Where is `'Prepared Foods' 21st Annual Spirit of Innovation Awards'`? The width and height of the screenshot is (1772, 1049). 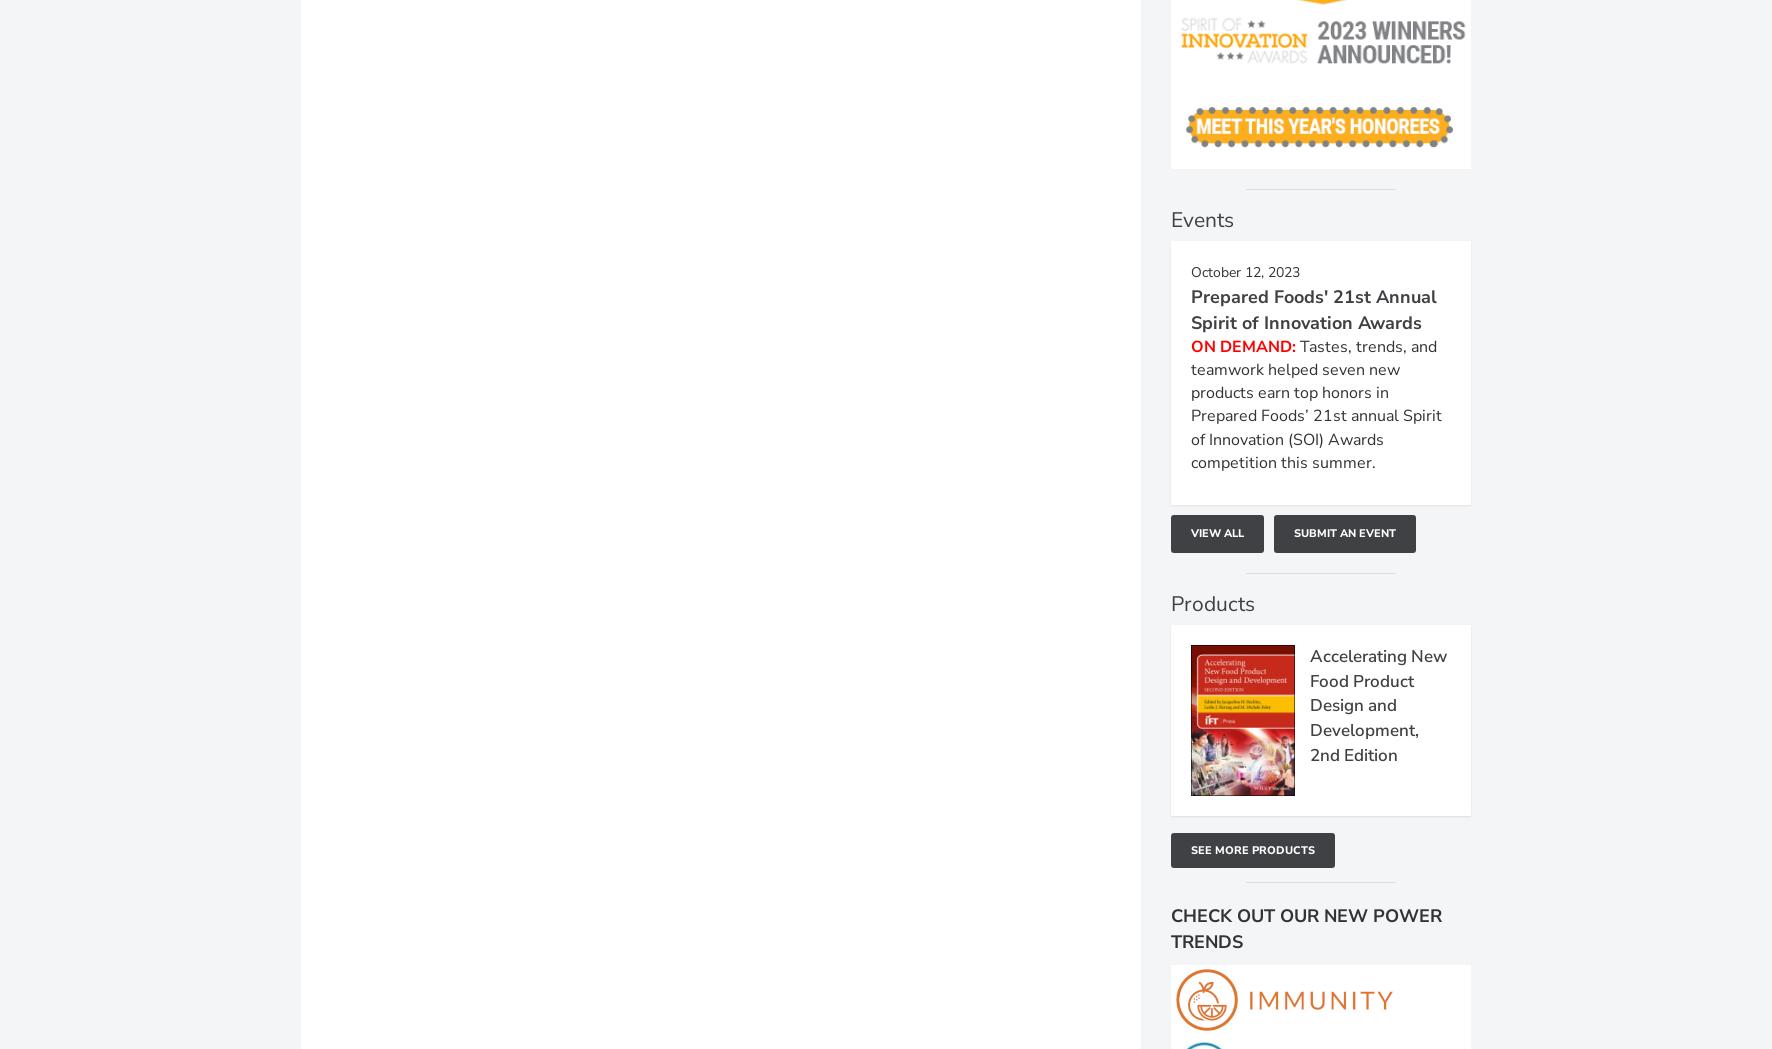 'Prepared Foods' 21st Annual Spirit of Innovation Awards' is located at coordinates (1189, 309).